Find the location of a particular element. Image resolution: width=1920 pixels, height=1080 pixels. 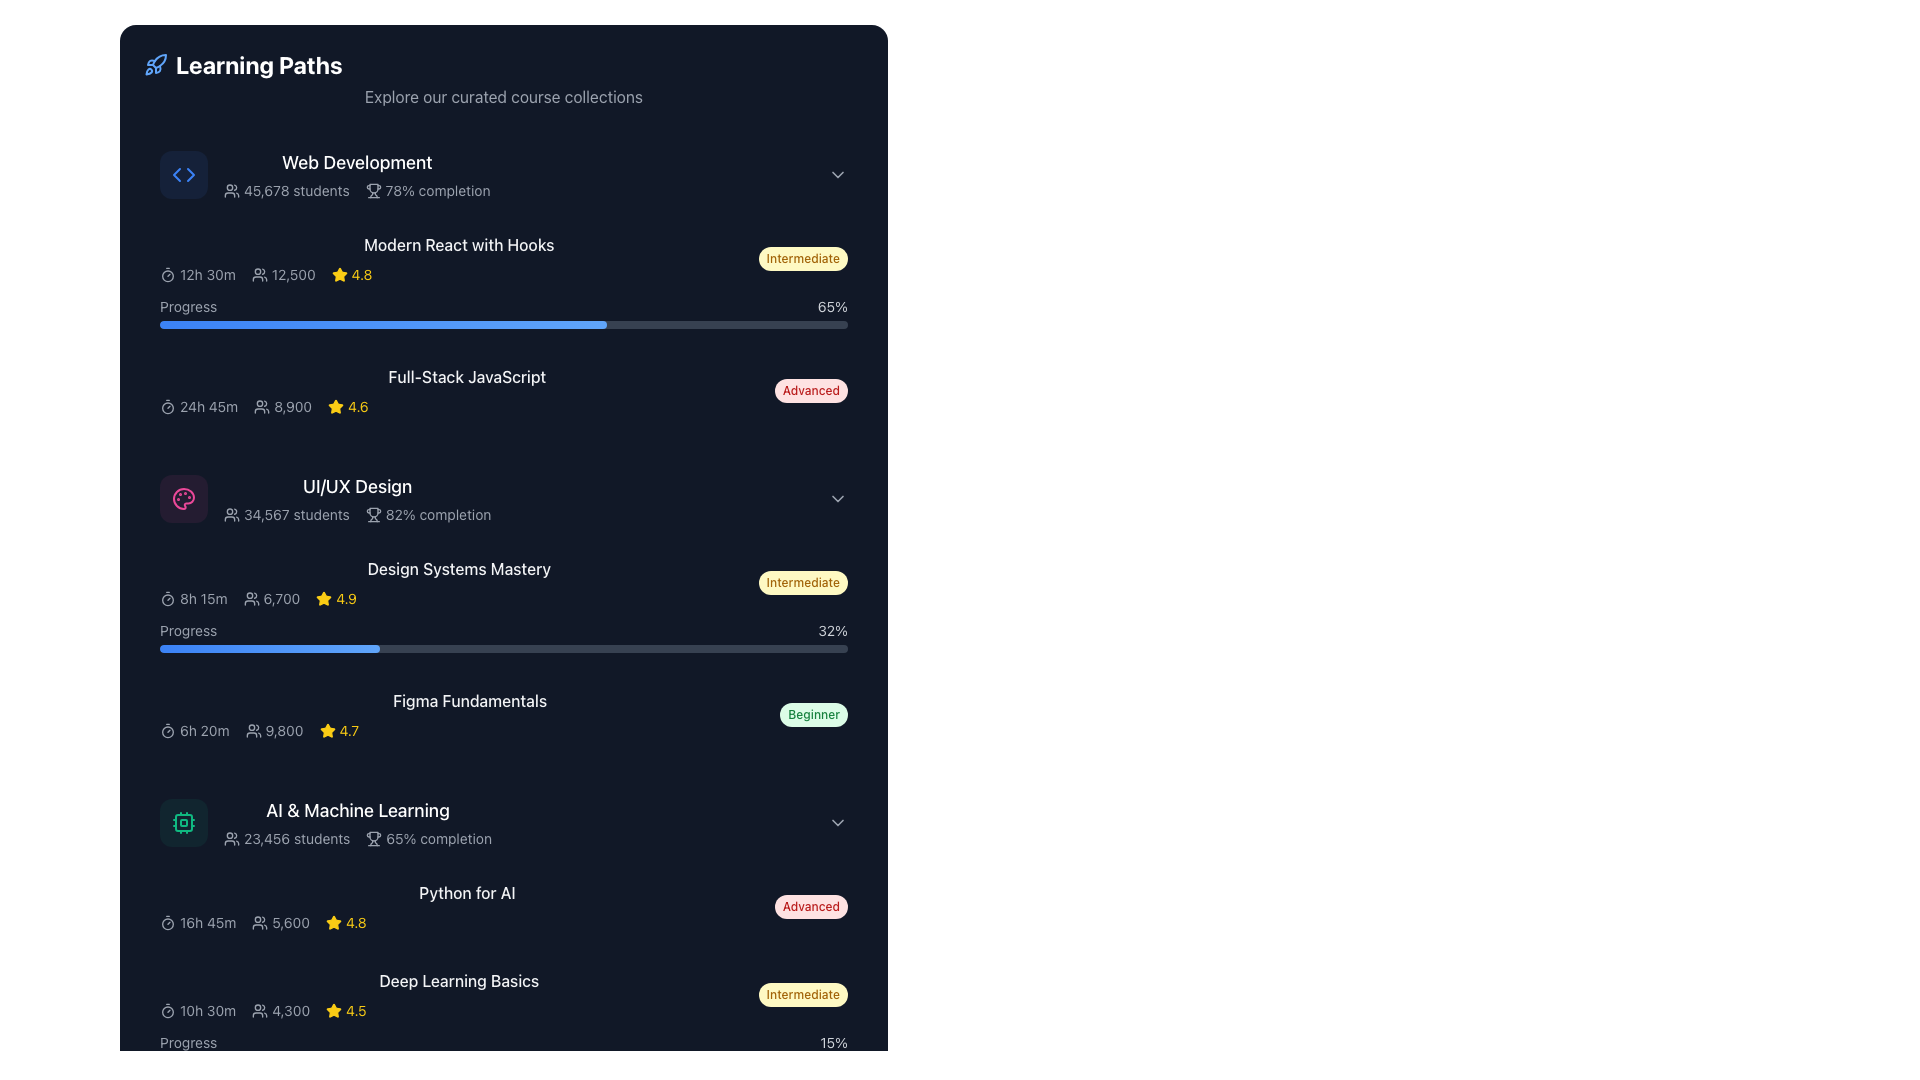

the text label displaying '82% completion' with a trophy icon, located within the UI/UX Design course section, to the right of '34,567 students' and above the progress bar is located at coordinates (427, 514).